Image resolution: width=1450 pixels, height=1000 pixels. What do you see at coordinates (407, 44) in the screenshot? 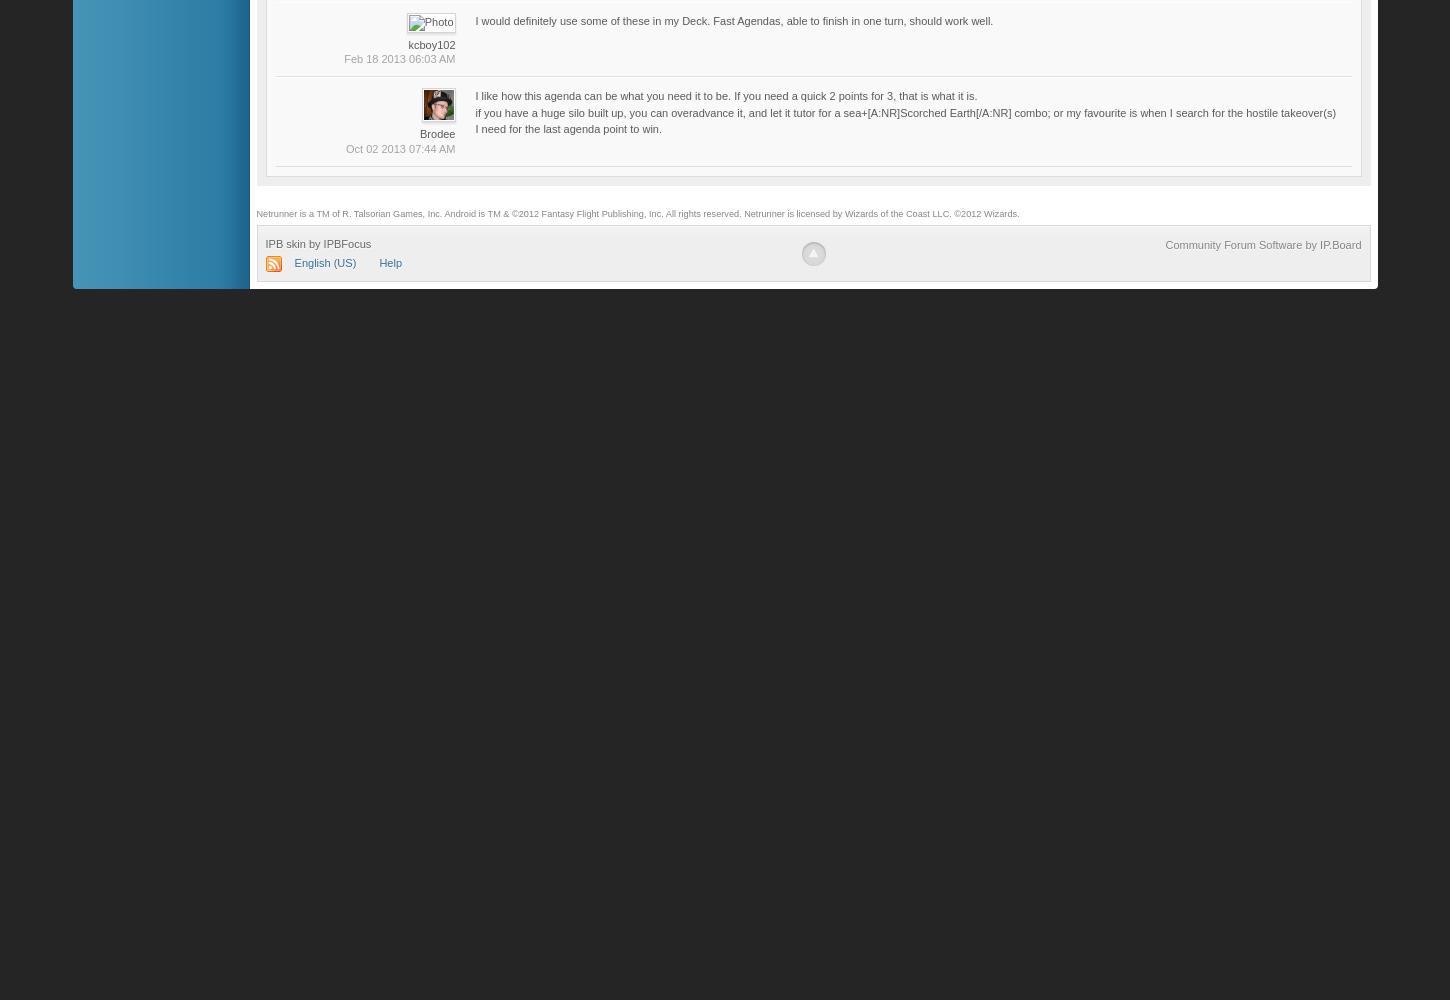
I see `'kcboy102'` at bounding box center [407, 44].